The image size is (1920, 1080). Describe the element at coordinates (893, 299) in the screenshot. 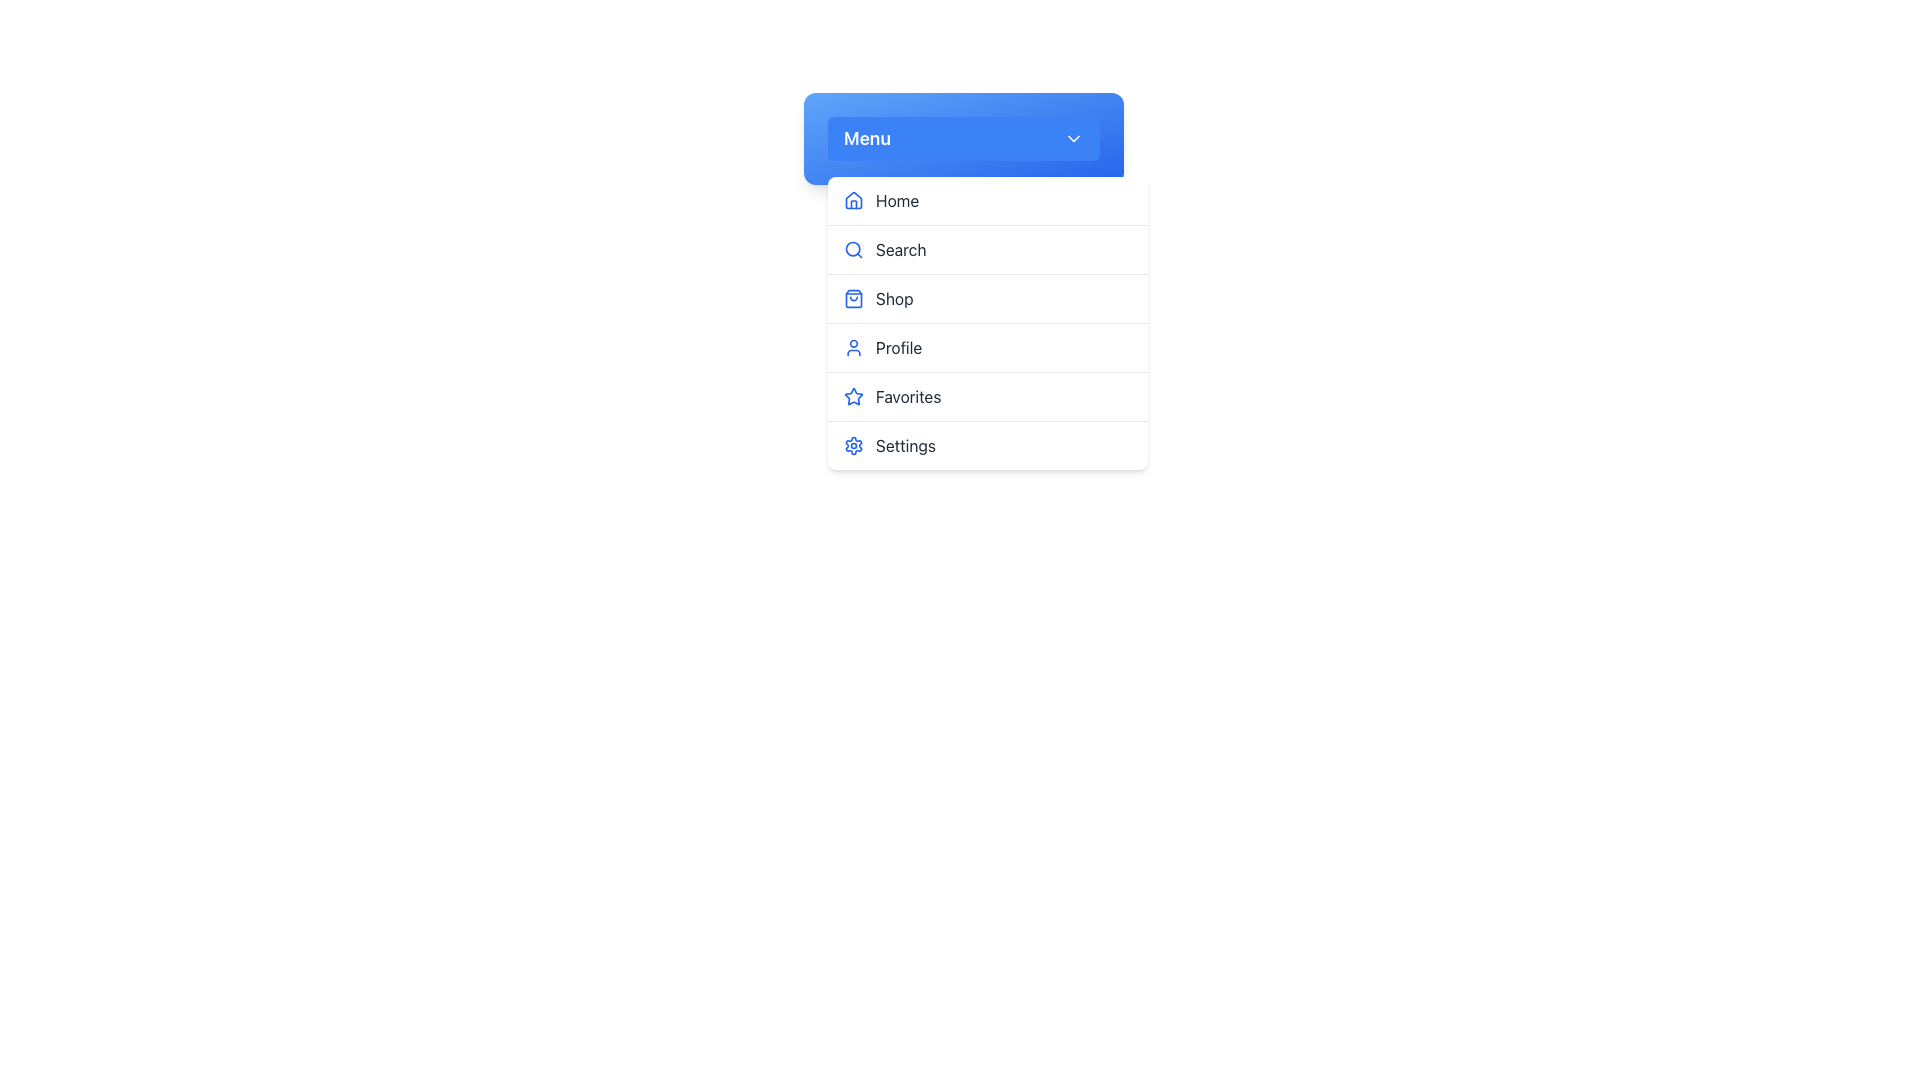

I see `the 'Shop' label text, which is displayed in gray typography within a vertical menu` at that location.